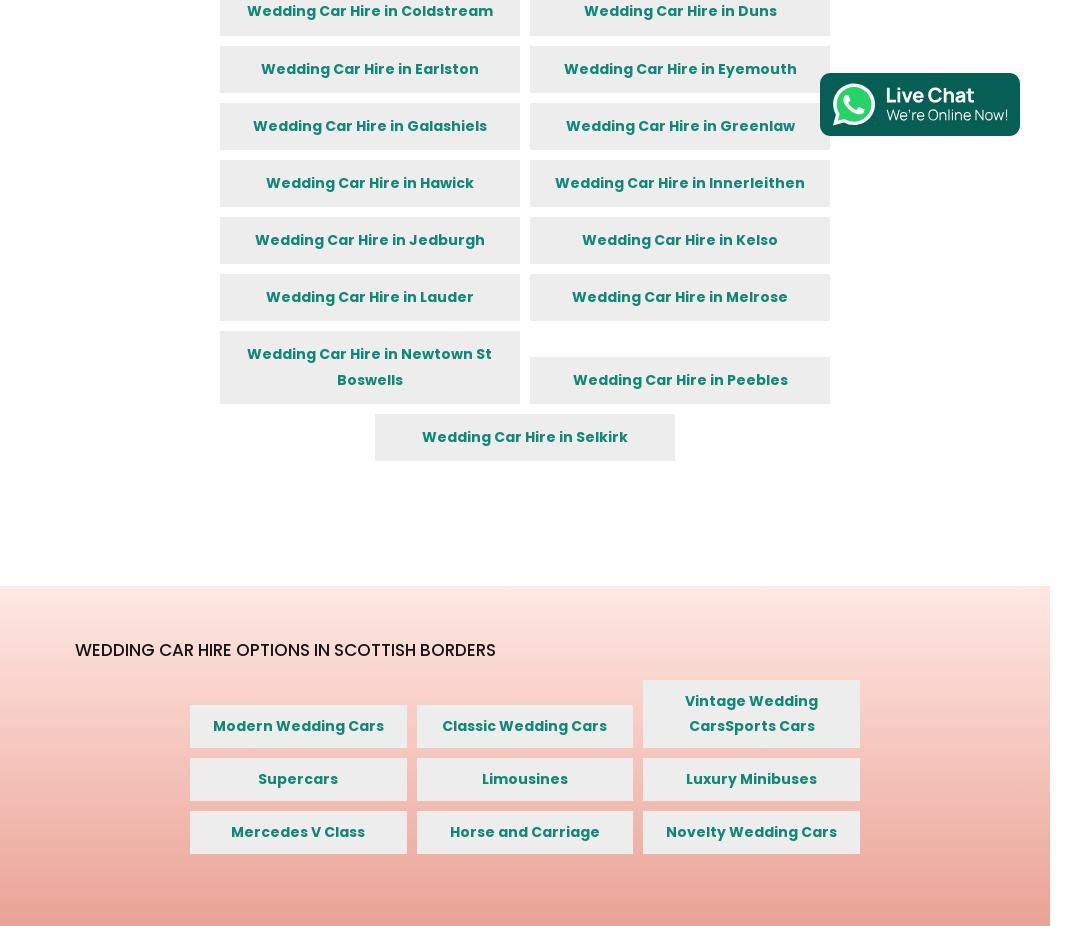 The image size is (1065, 926). What do you see at coordinates (751, 779) in the screenshot?
I see `'Luxury Minibuses'` at bounding box center [751, 779].